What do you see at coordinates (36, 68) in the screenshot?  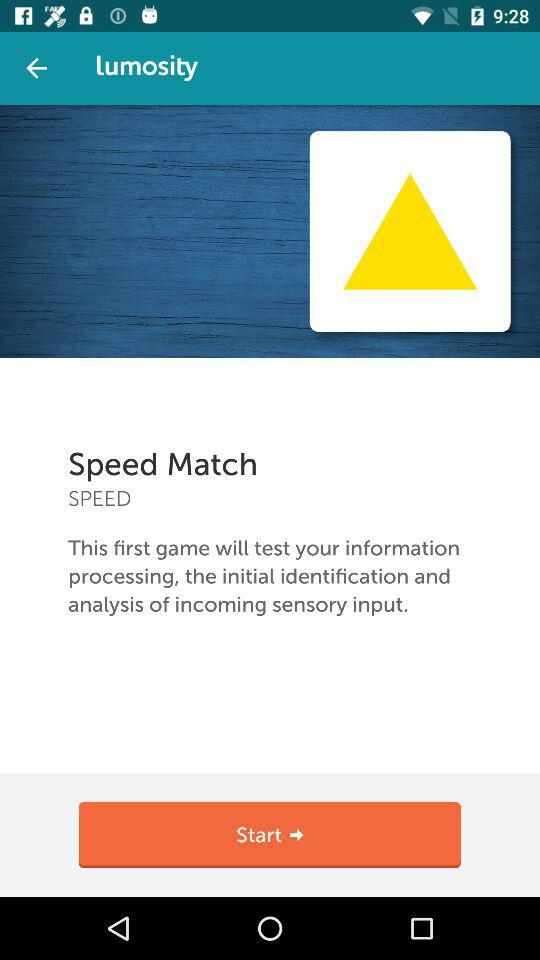 I see `back button` at bounding box center [36, 68].